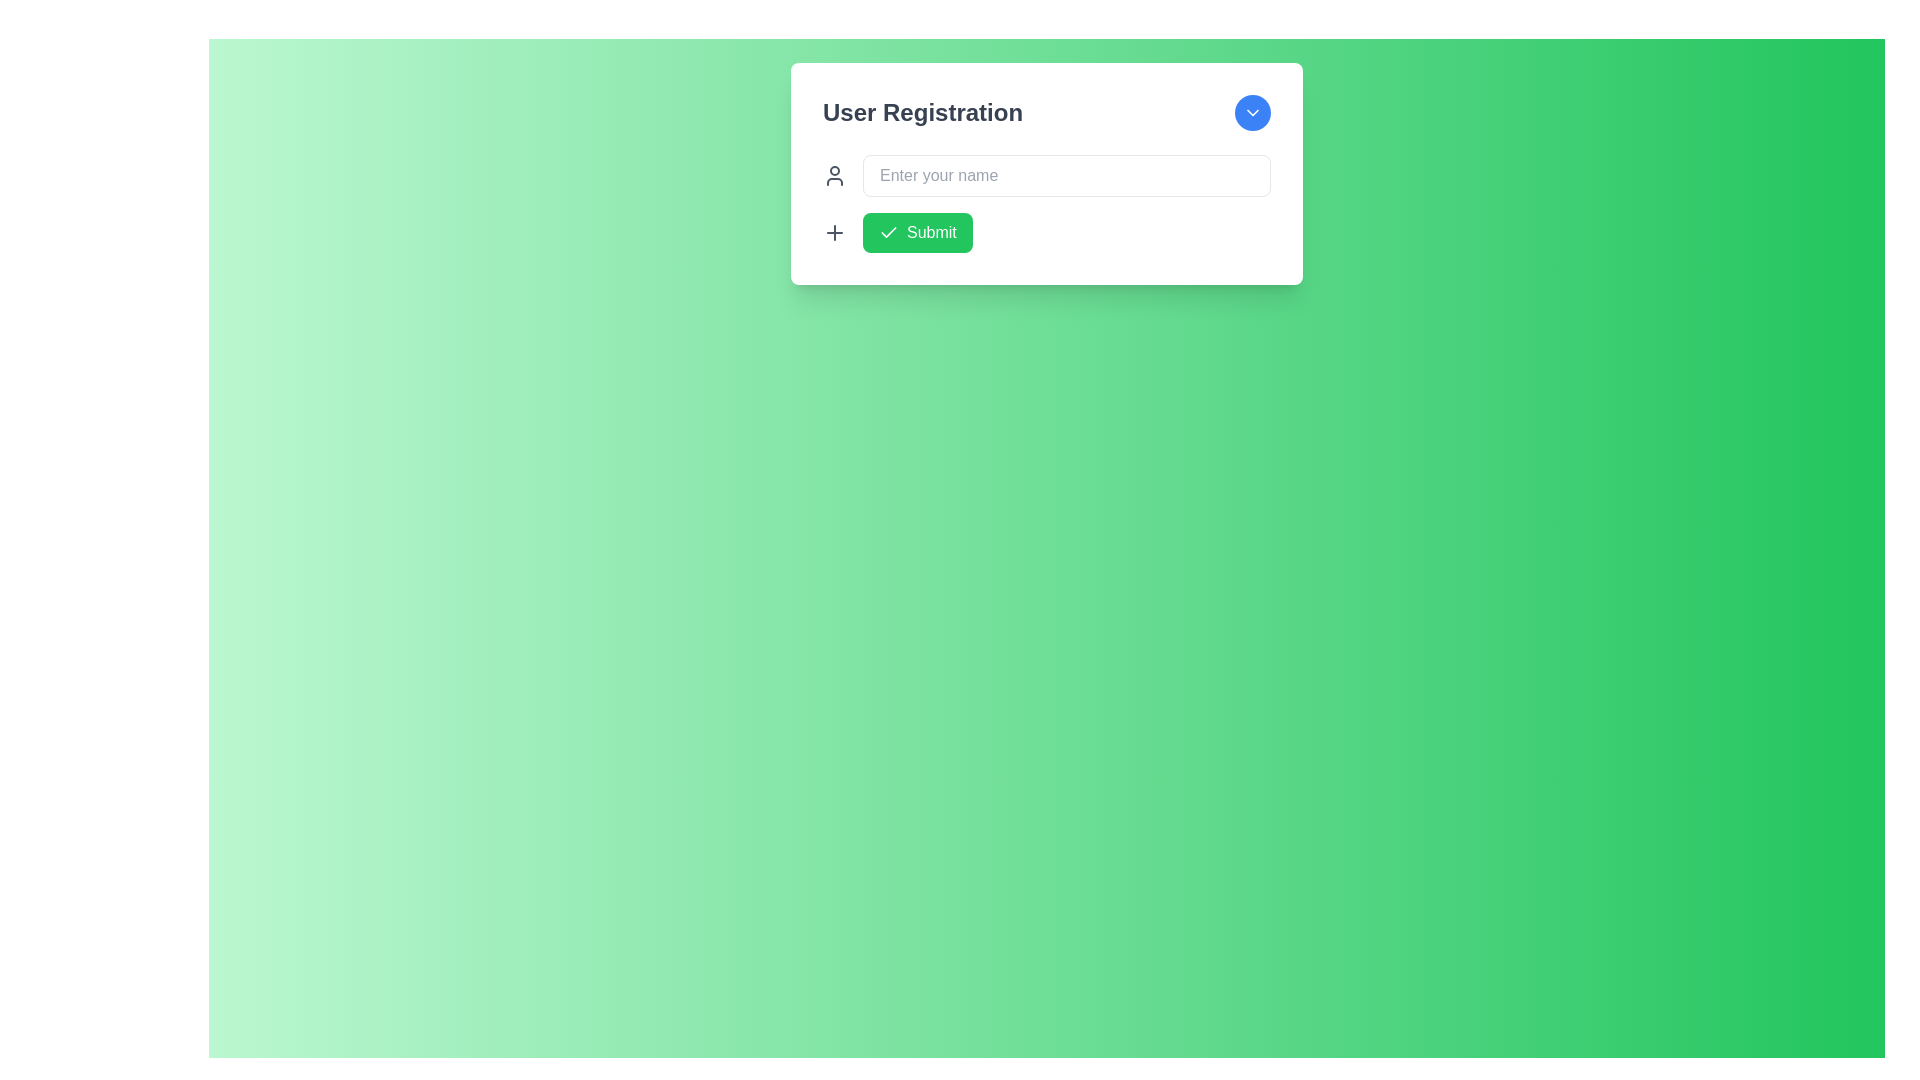 This screenshot has height=1080, width=1920. Describe the element at coordinates (887, 231) in the screenshot. I see `the small checkmark icon with a green background located inside the 'Submit' button` at that location.